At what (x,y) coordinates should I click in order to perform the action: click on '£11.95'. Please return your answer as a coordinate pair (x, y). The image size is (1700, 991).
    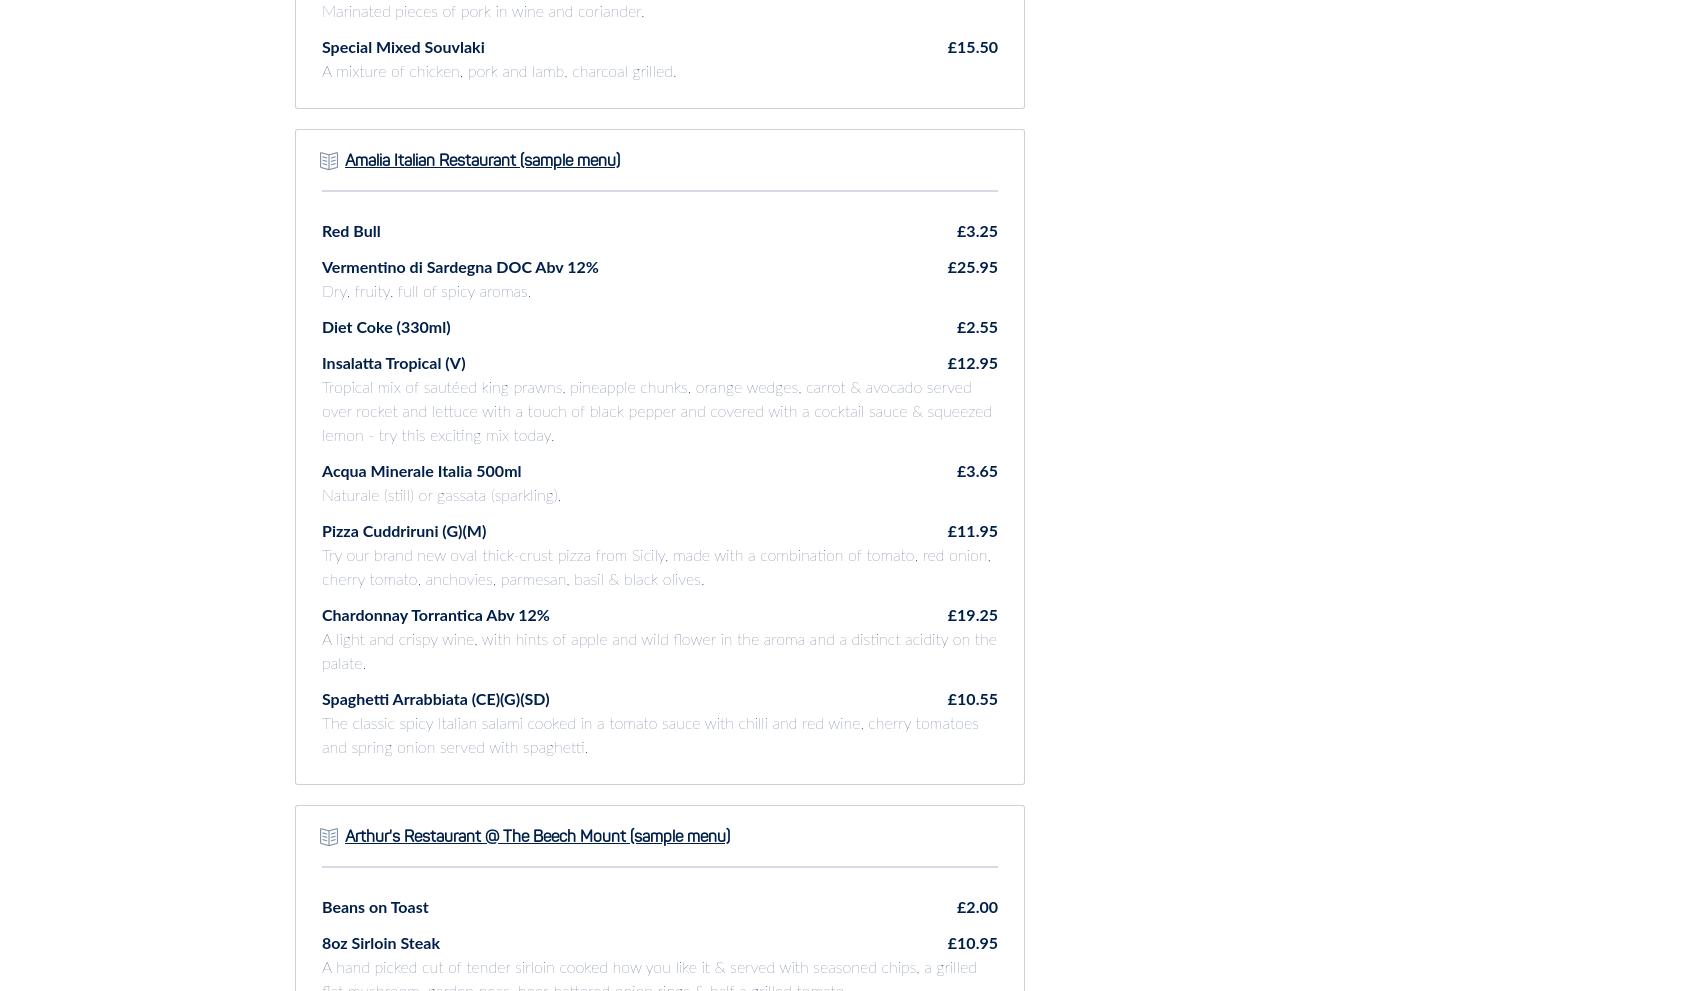
    Looking at the image, I should click on (971, 530).